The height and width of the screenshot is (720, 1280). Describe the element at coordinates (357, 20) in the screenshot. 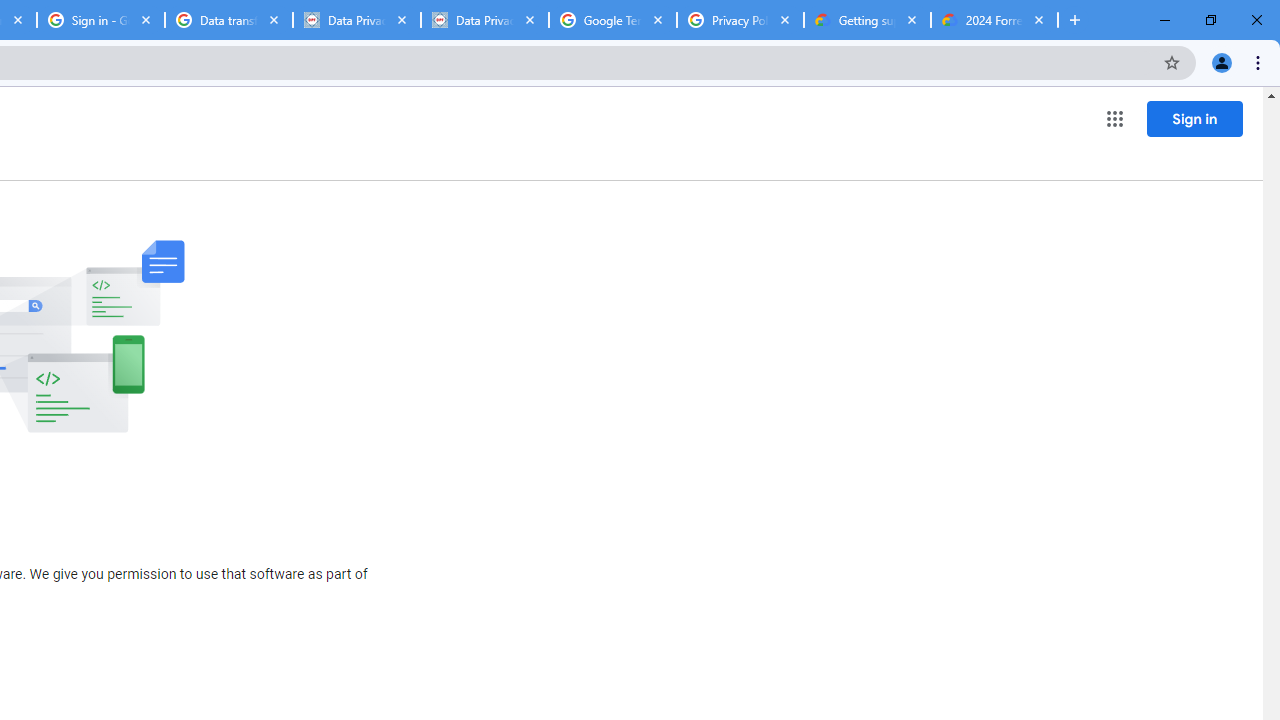

I see `'Data Privacy Framework'` at that location.